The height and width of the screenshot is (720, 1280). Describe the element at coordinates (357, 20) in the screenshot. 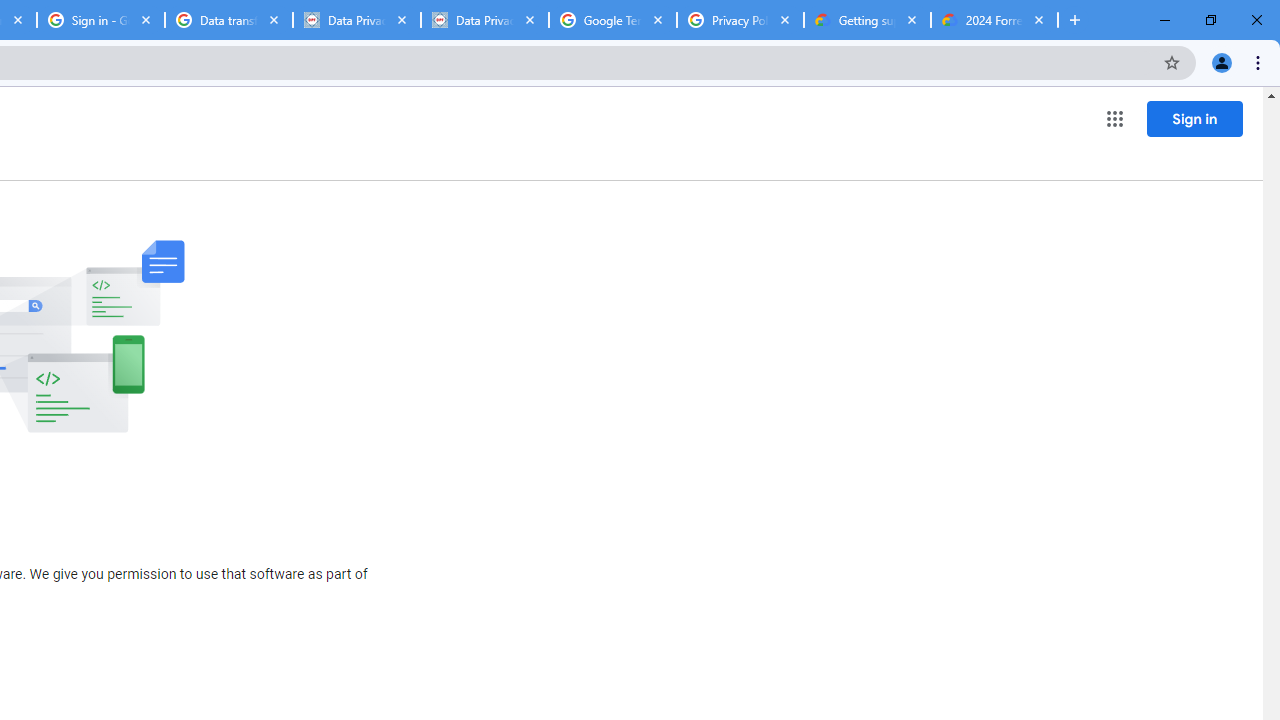

I see `'Data Privacy Framework'` at that location.